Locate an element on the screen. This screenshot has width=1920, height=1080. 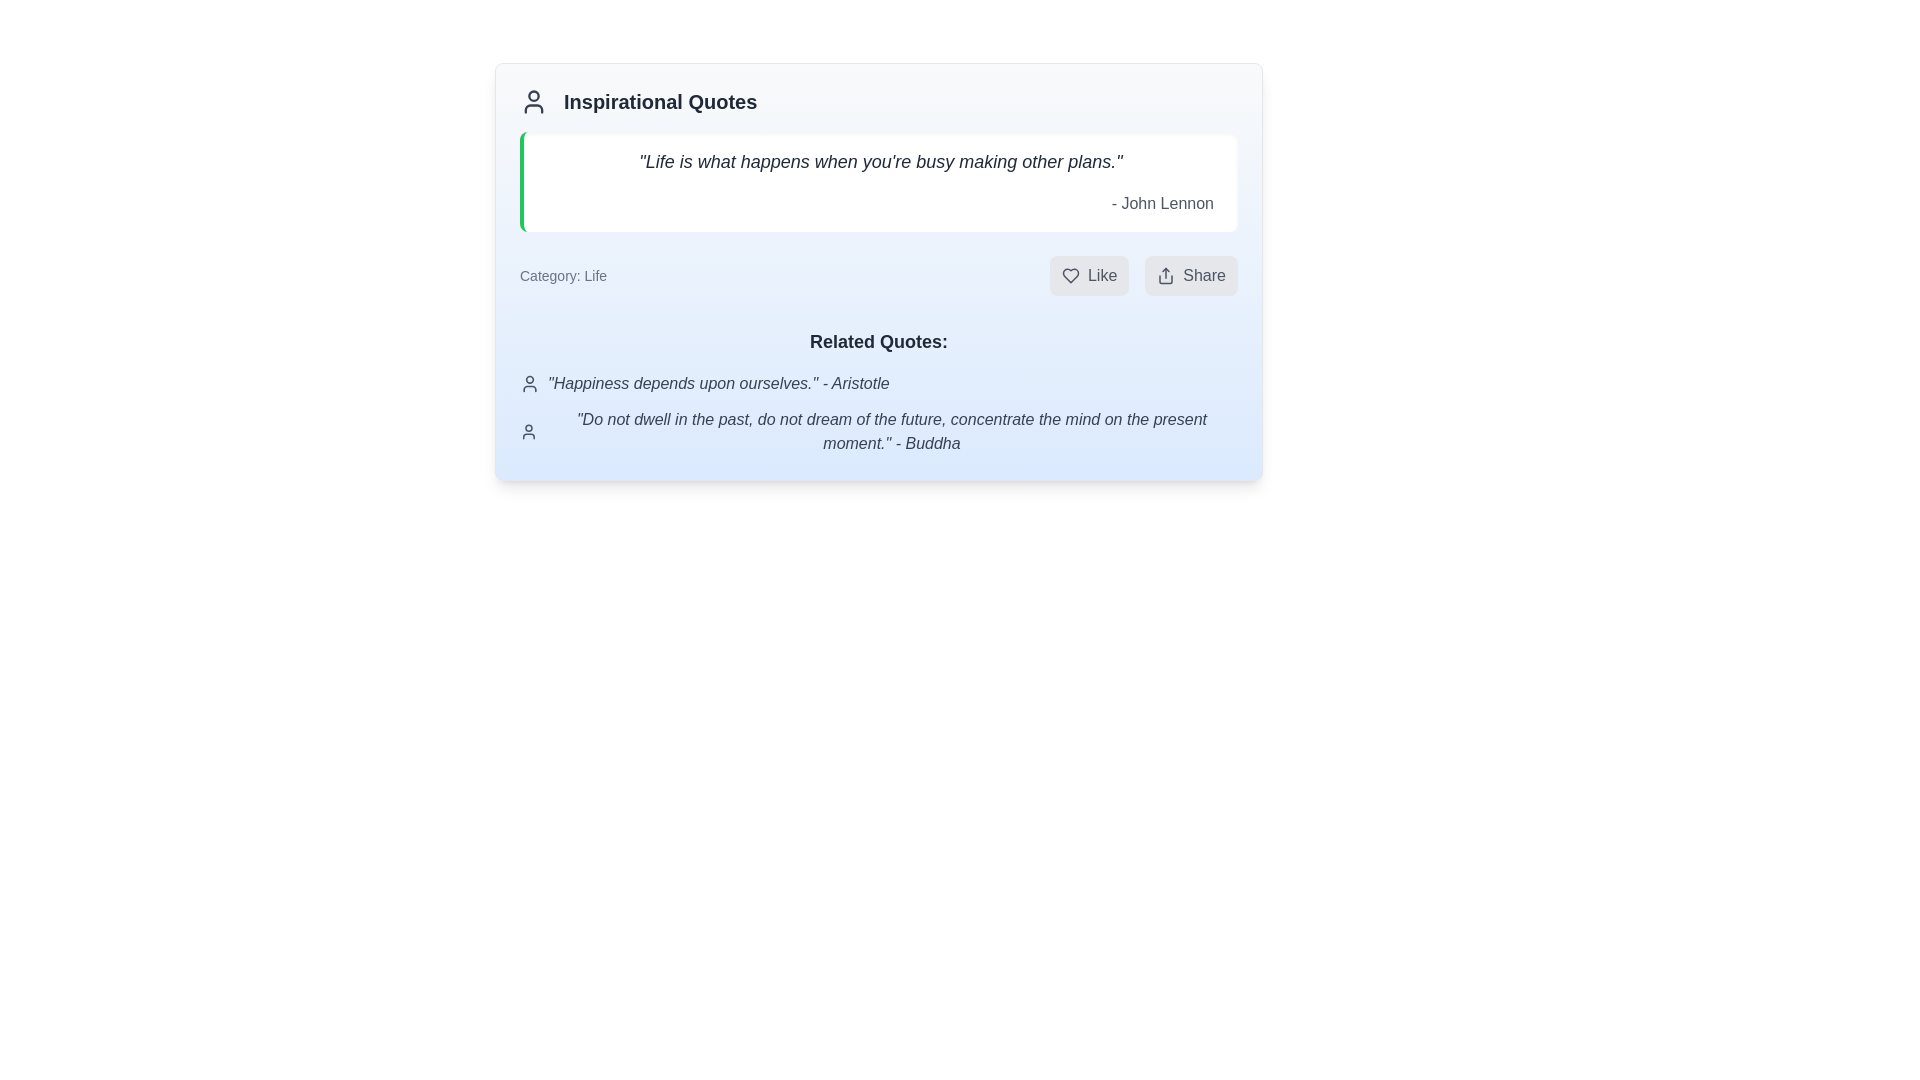
the static text block displaying the quote by Buddha, which is italicized and gray in color is located at coordinates (878, 431).